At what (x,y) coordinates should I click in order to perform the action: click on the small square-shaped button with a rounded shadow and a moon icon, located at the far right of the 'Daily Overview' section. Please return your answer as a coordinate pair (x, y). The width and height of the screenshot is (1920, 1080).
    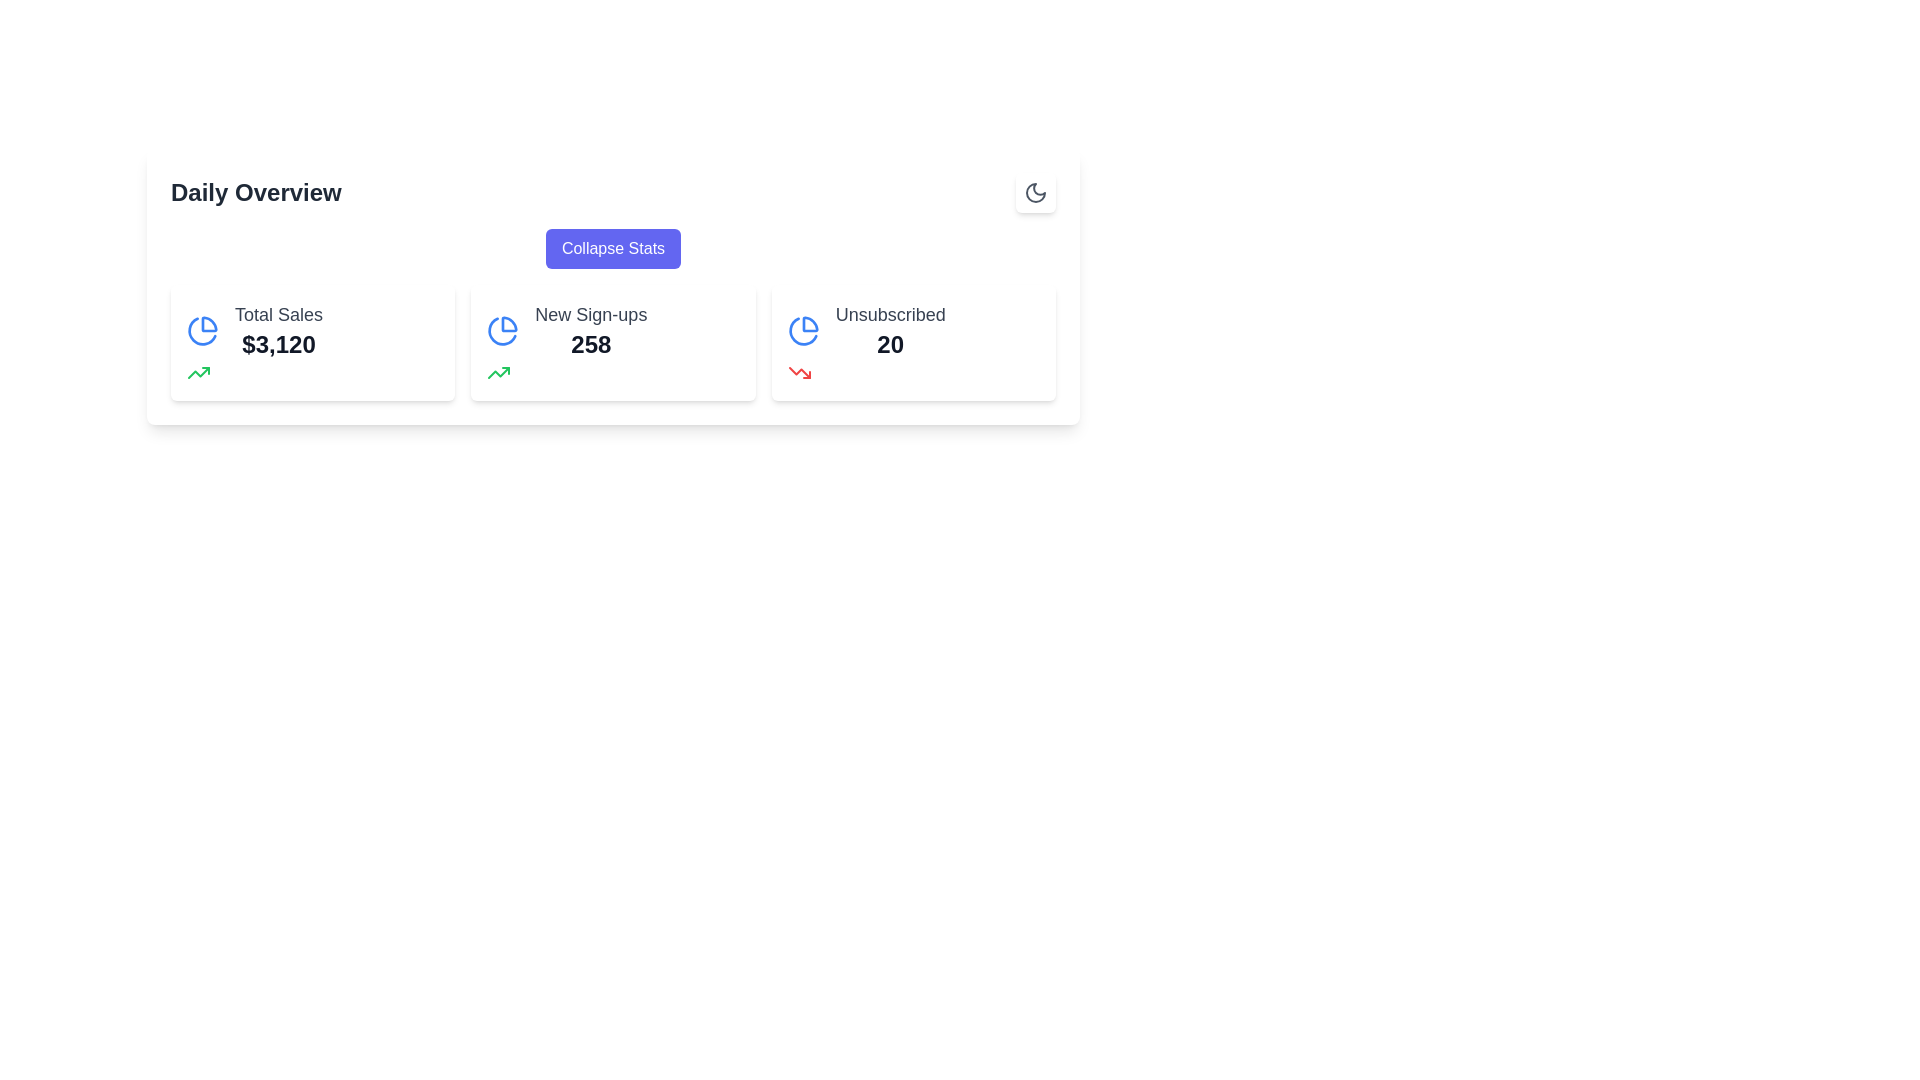
    Looking at the image, I should click on (1036, 192).